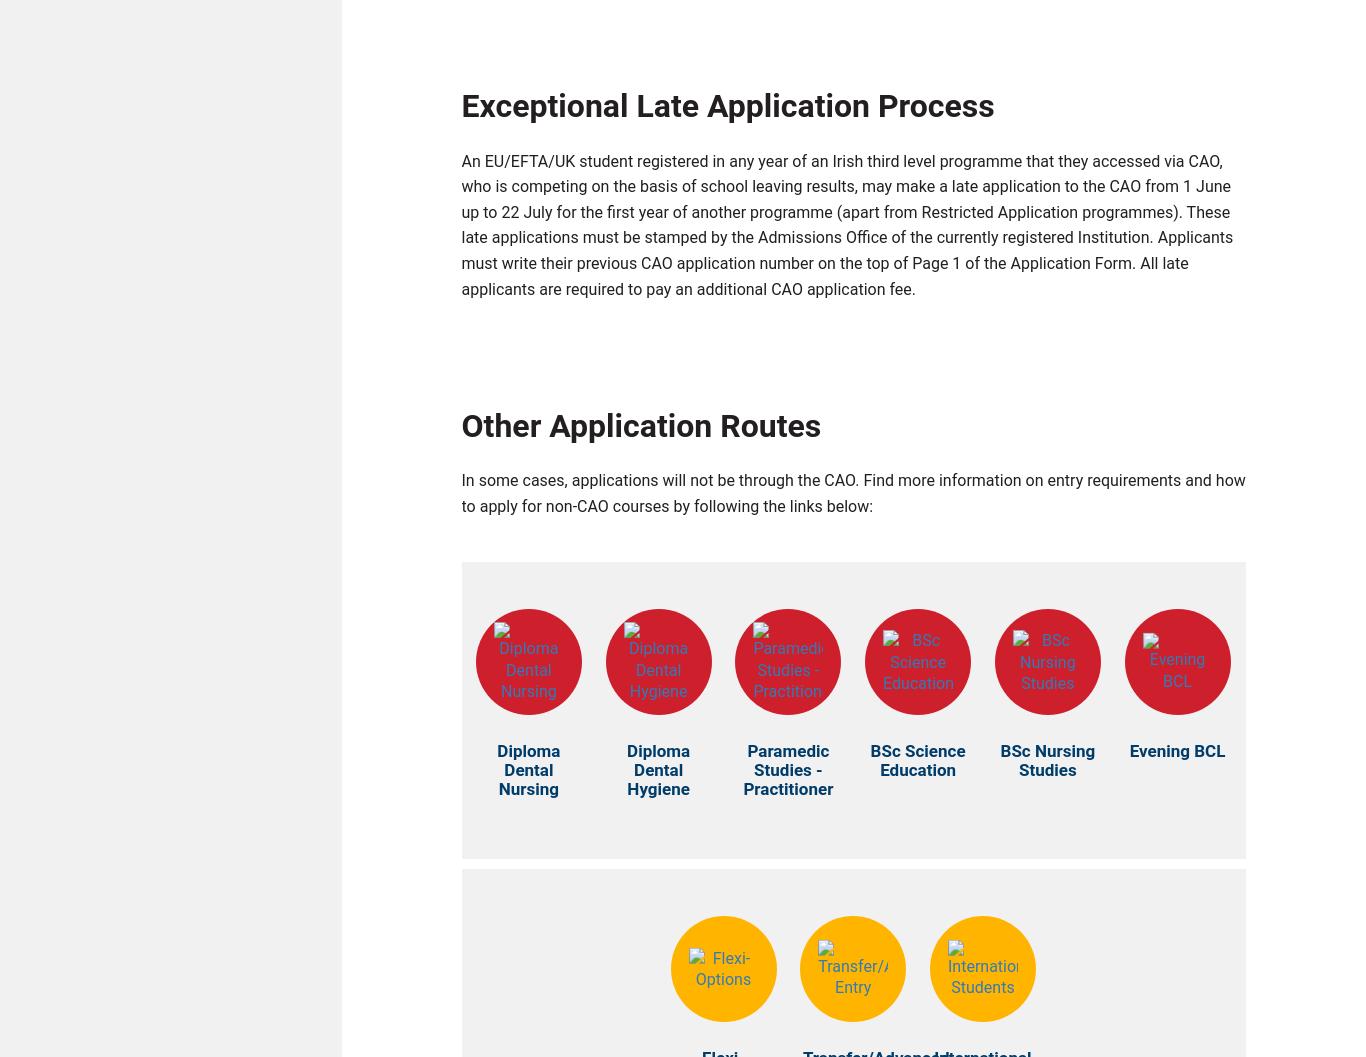 This screenshot has width=1366, height=1057. I want to click on 'BSc Science Education', so click(917, 765).